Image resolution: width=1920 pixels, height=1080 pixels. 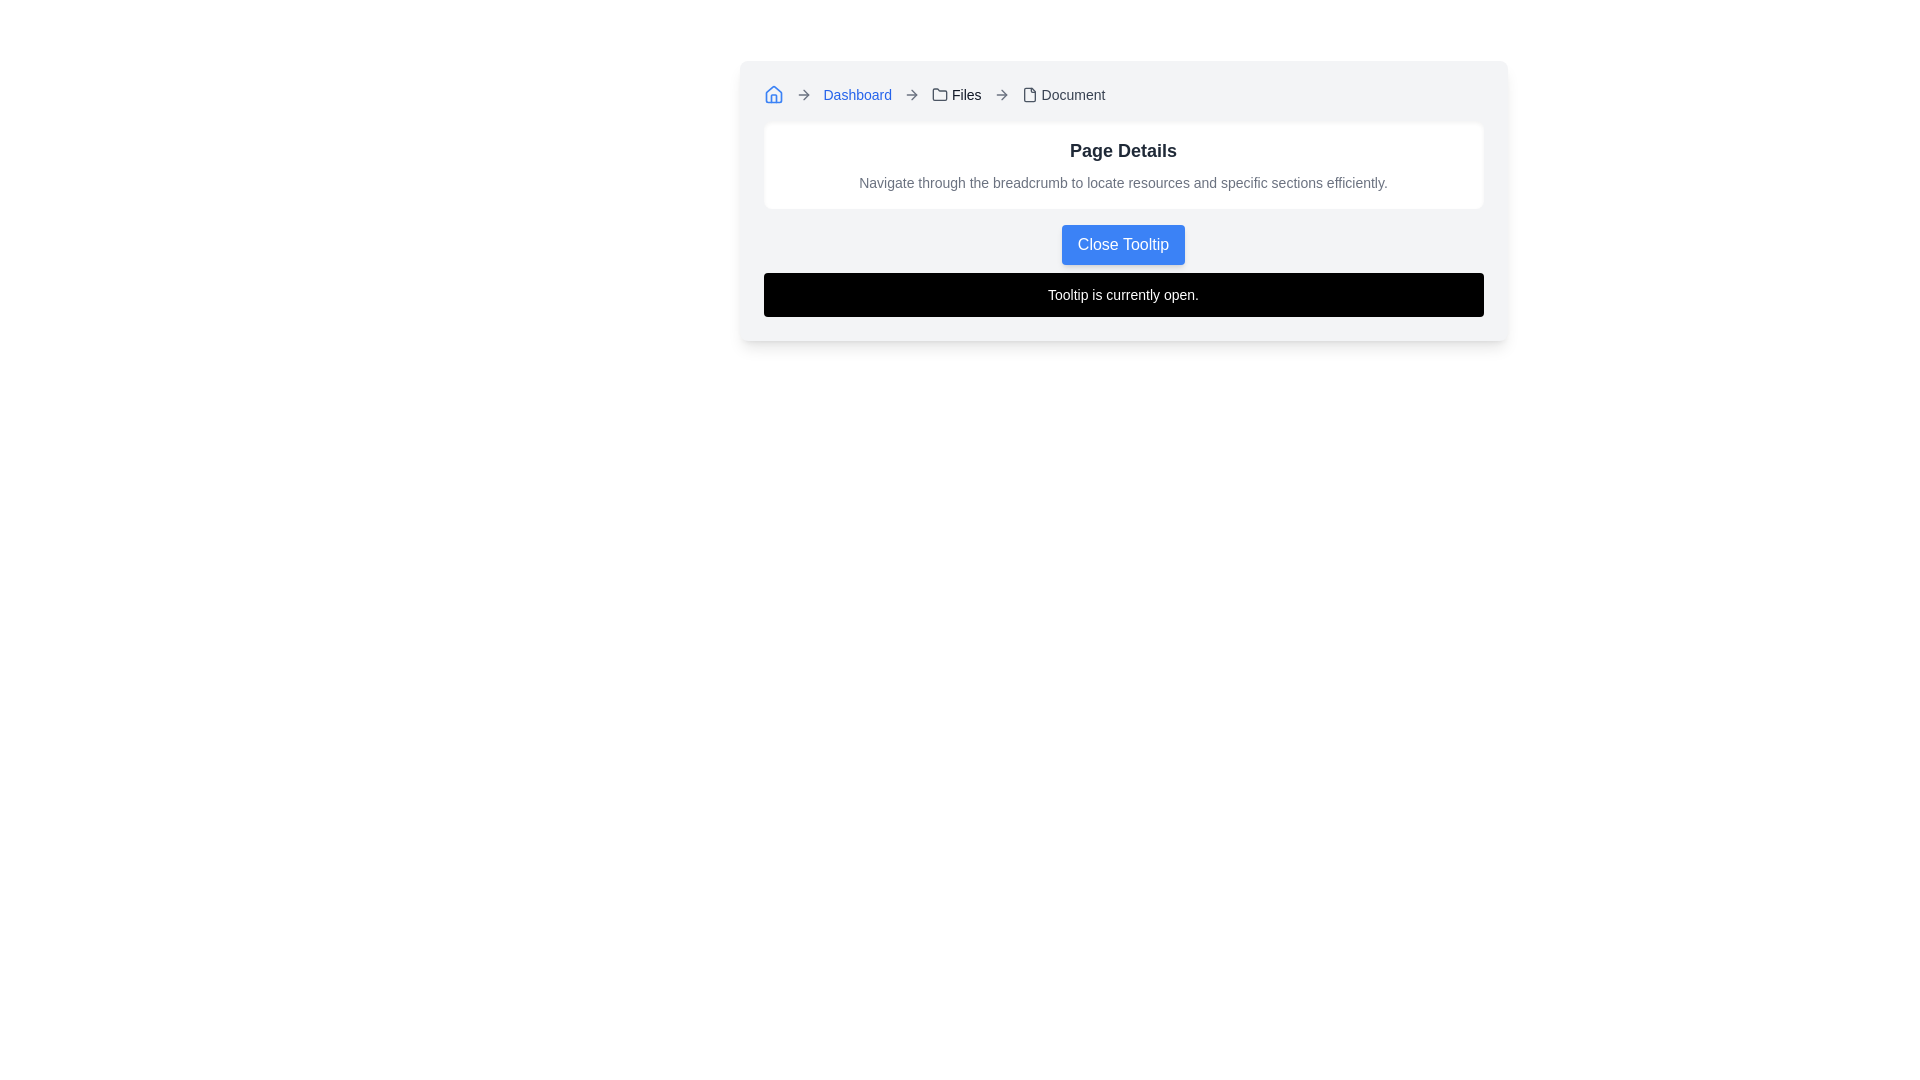 What do you see at coordinates (772, 95) in the screenshot?
I see `the icon representing the starting point of the navigation, located at the far left of the breadcrumb navigation bar preceding the text 'Dashboard'` at bounding box center [772, 95].